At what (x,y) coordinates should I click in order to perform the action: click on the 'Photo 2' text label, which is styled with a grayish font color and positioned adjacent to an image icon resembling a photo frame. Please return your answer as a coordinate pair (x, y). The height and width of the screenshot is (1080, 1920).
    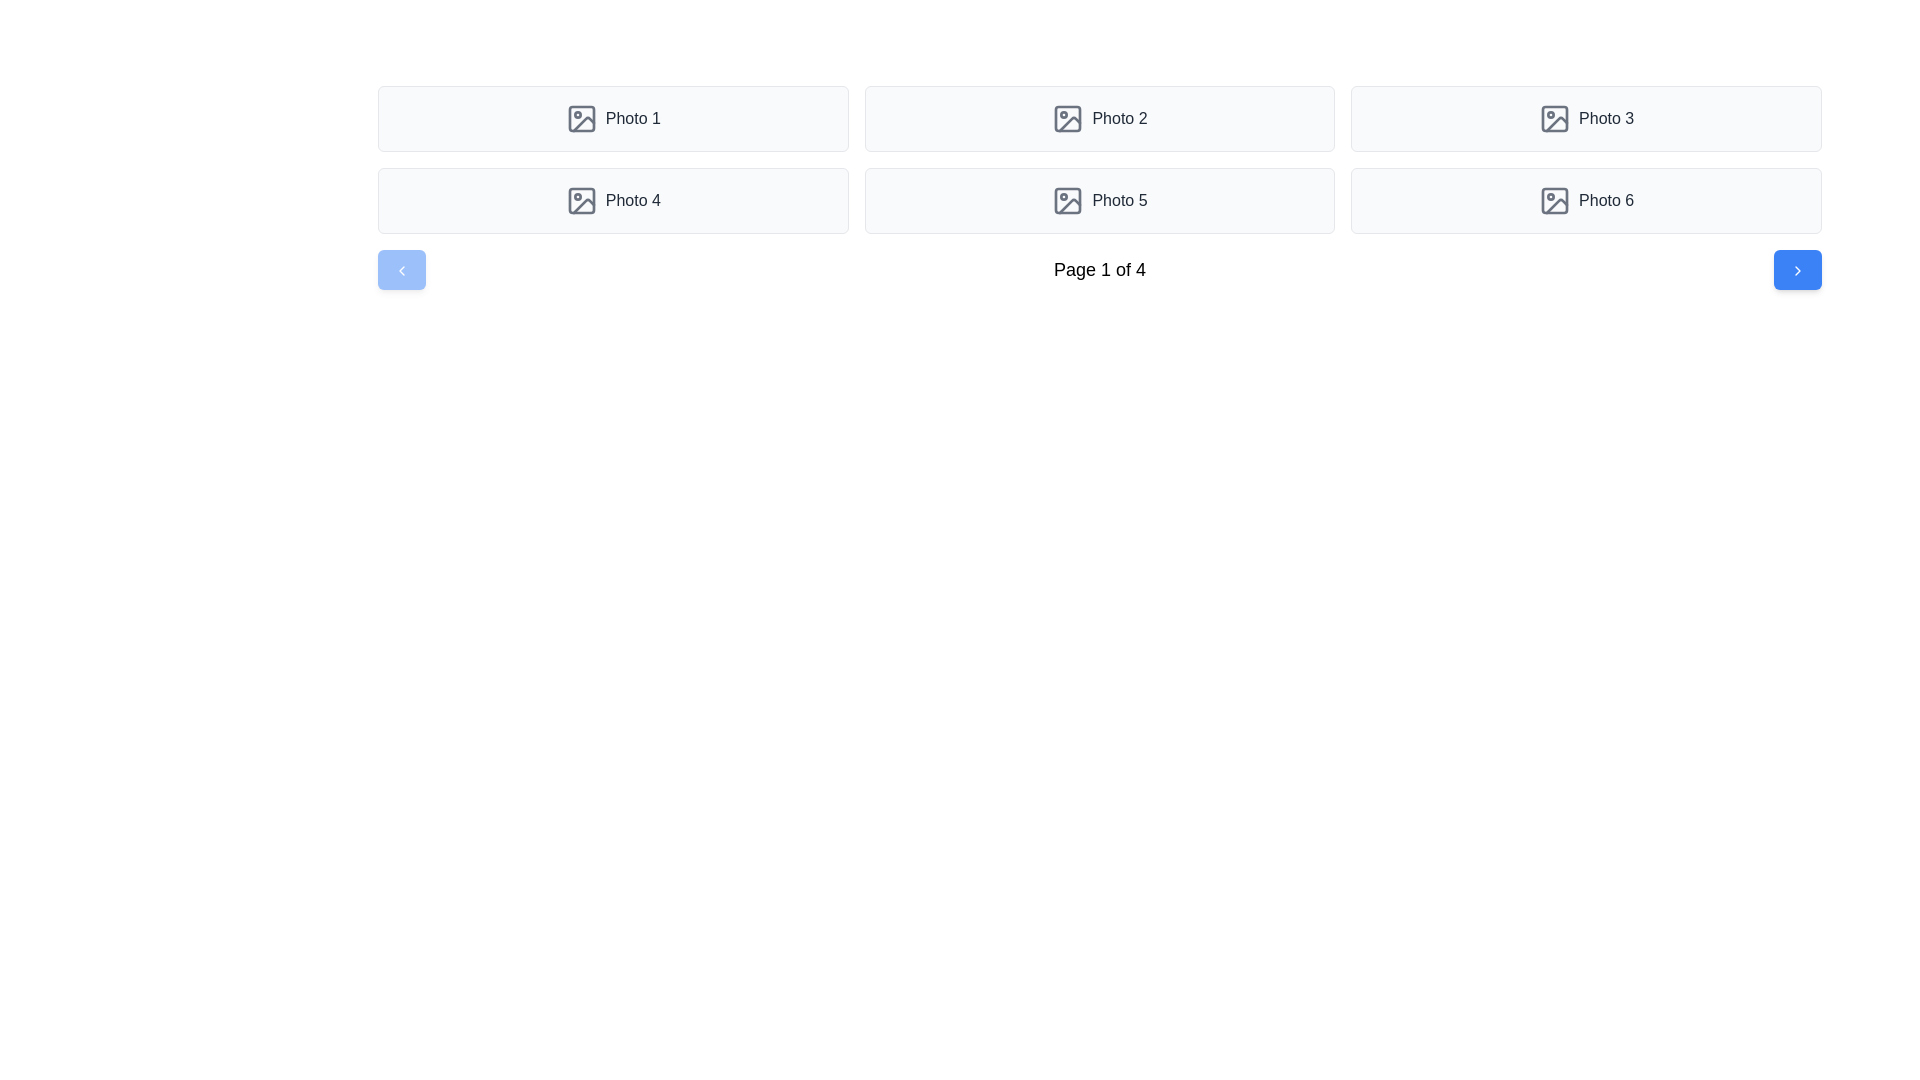
    Looking at the image, I should click on (1118, 119).